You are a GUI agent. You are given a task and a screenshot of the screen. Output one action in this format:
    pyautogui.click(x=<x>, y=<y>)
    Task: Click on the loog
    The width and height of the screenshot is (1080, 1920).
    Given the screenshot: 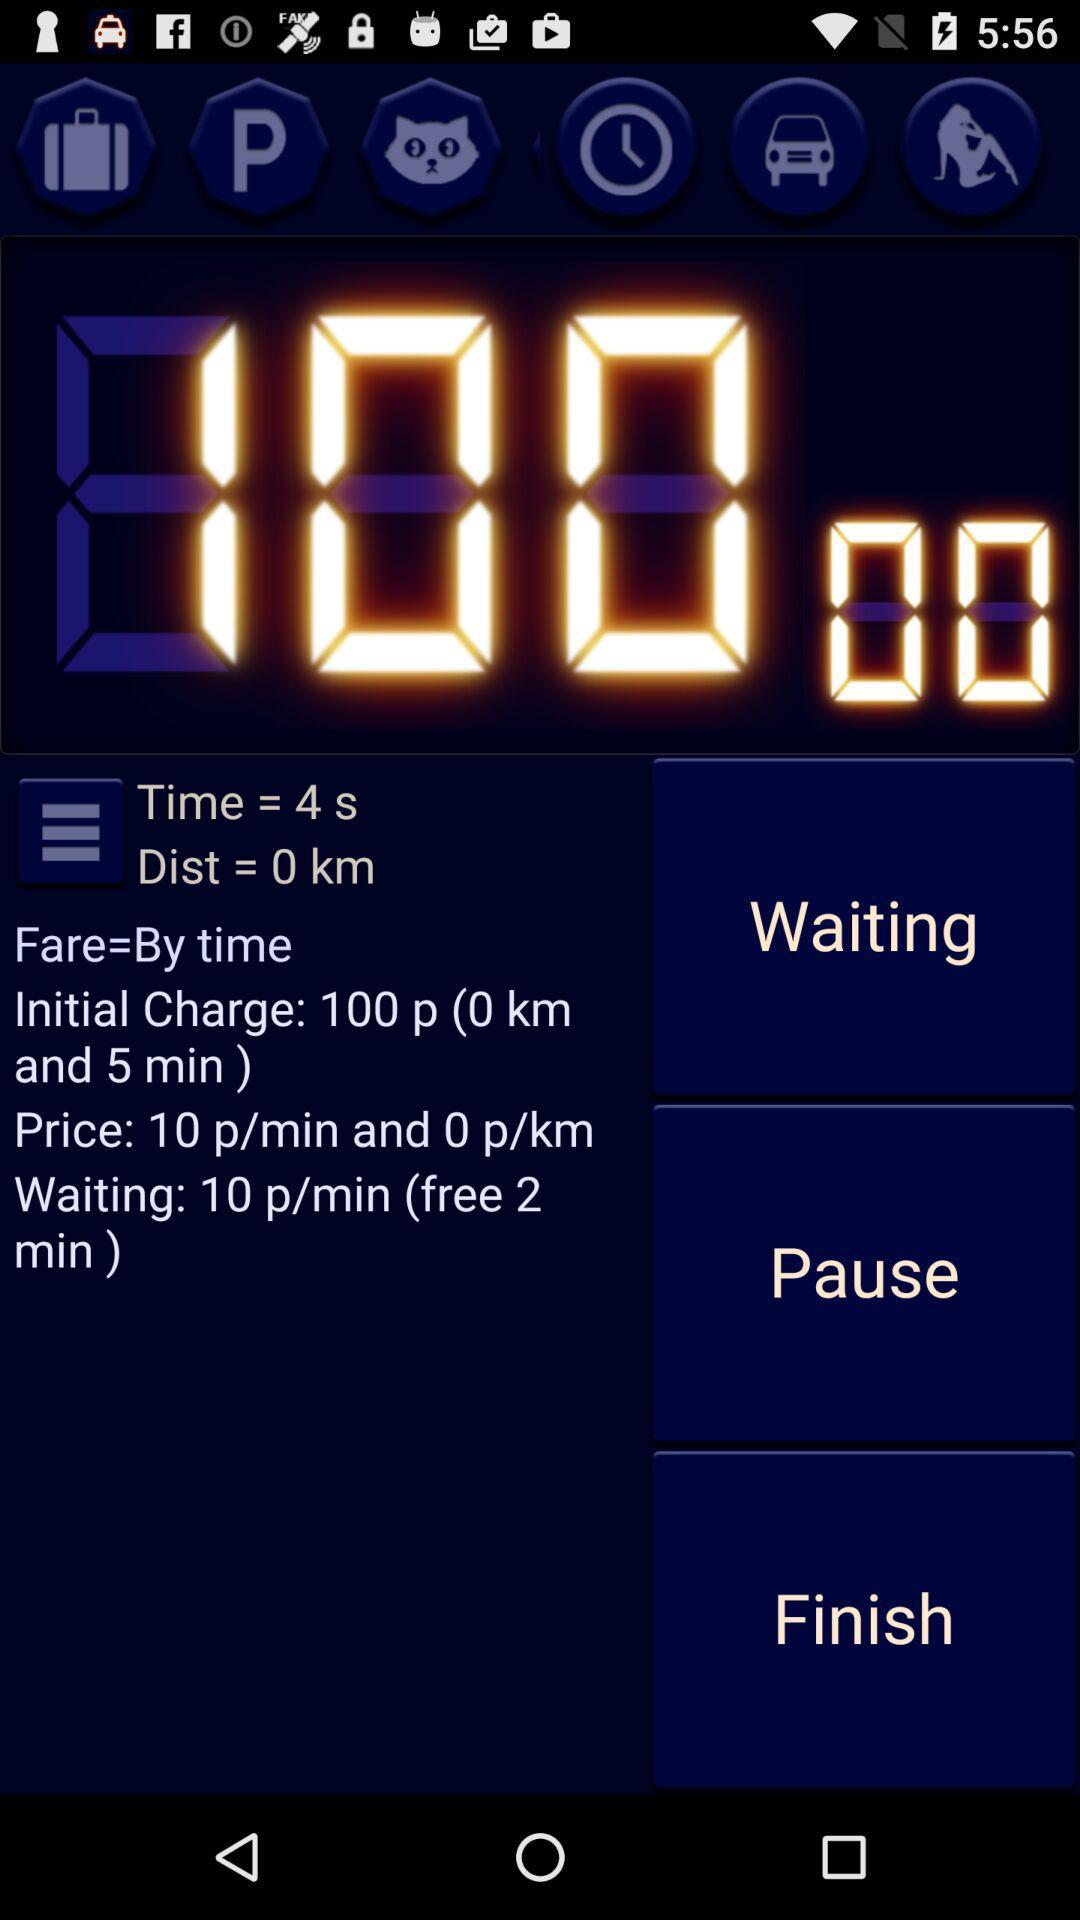 What is the action you would take?
    pyautogui.click(x=257, y=148)
    